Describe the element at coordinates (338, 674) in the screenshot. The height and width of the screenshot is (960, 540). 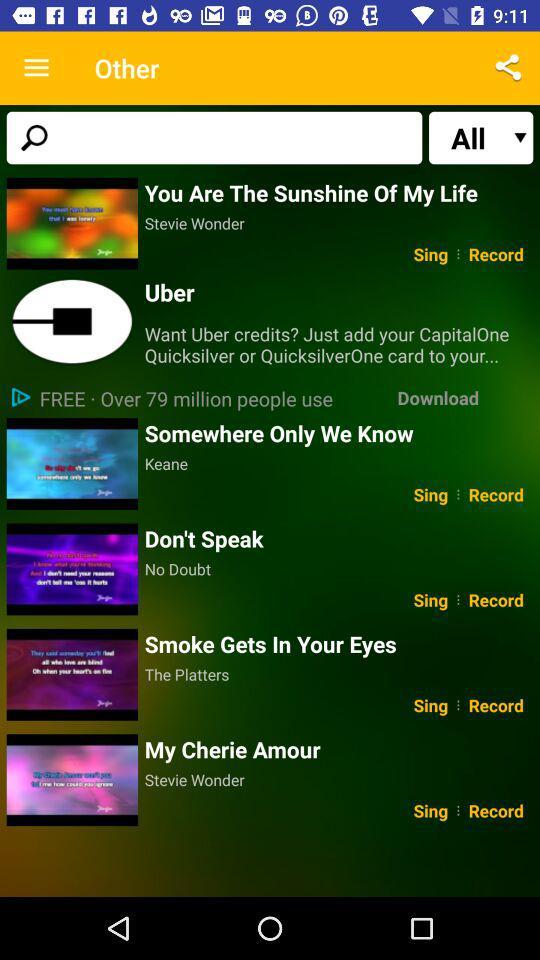
I see `the the platters  item` at that location.